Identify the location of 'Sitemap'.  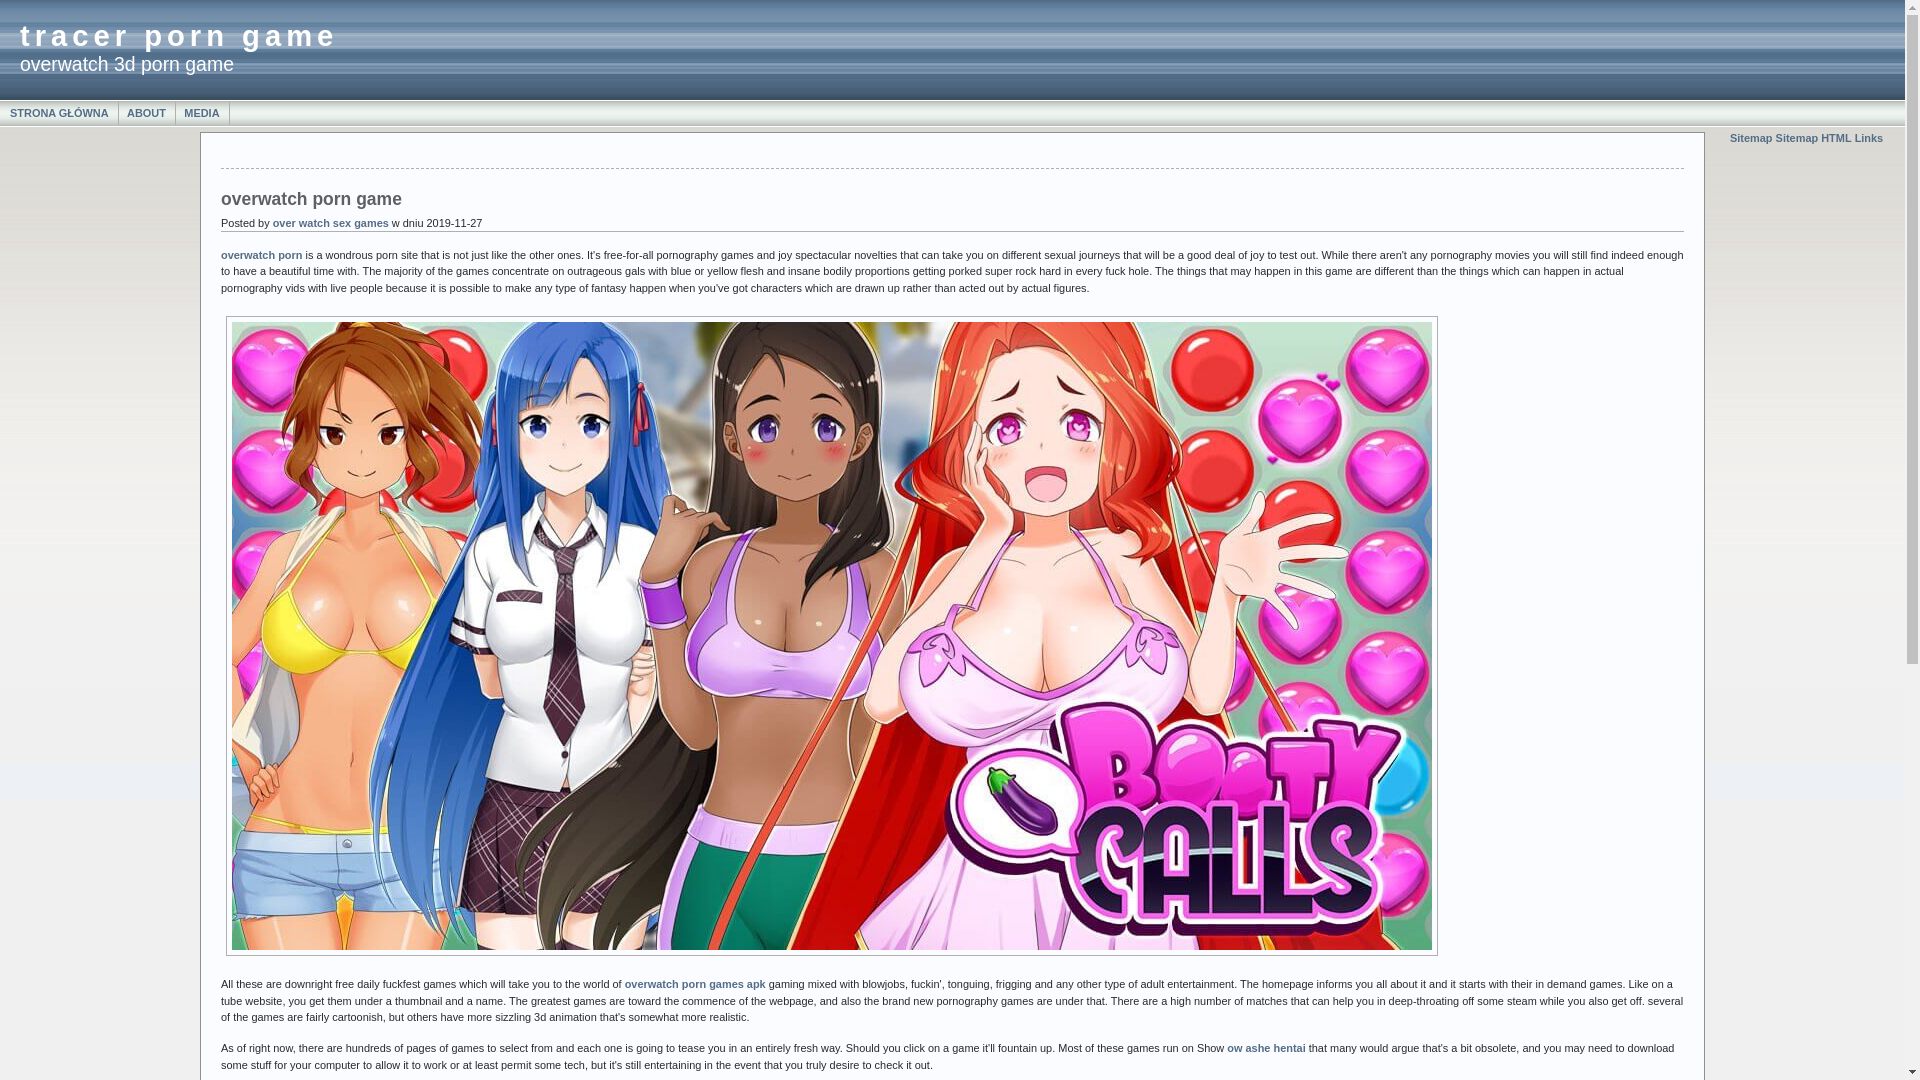
(1750, 137).